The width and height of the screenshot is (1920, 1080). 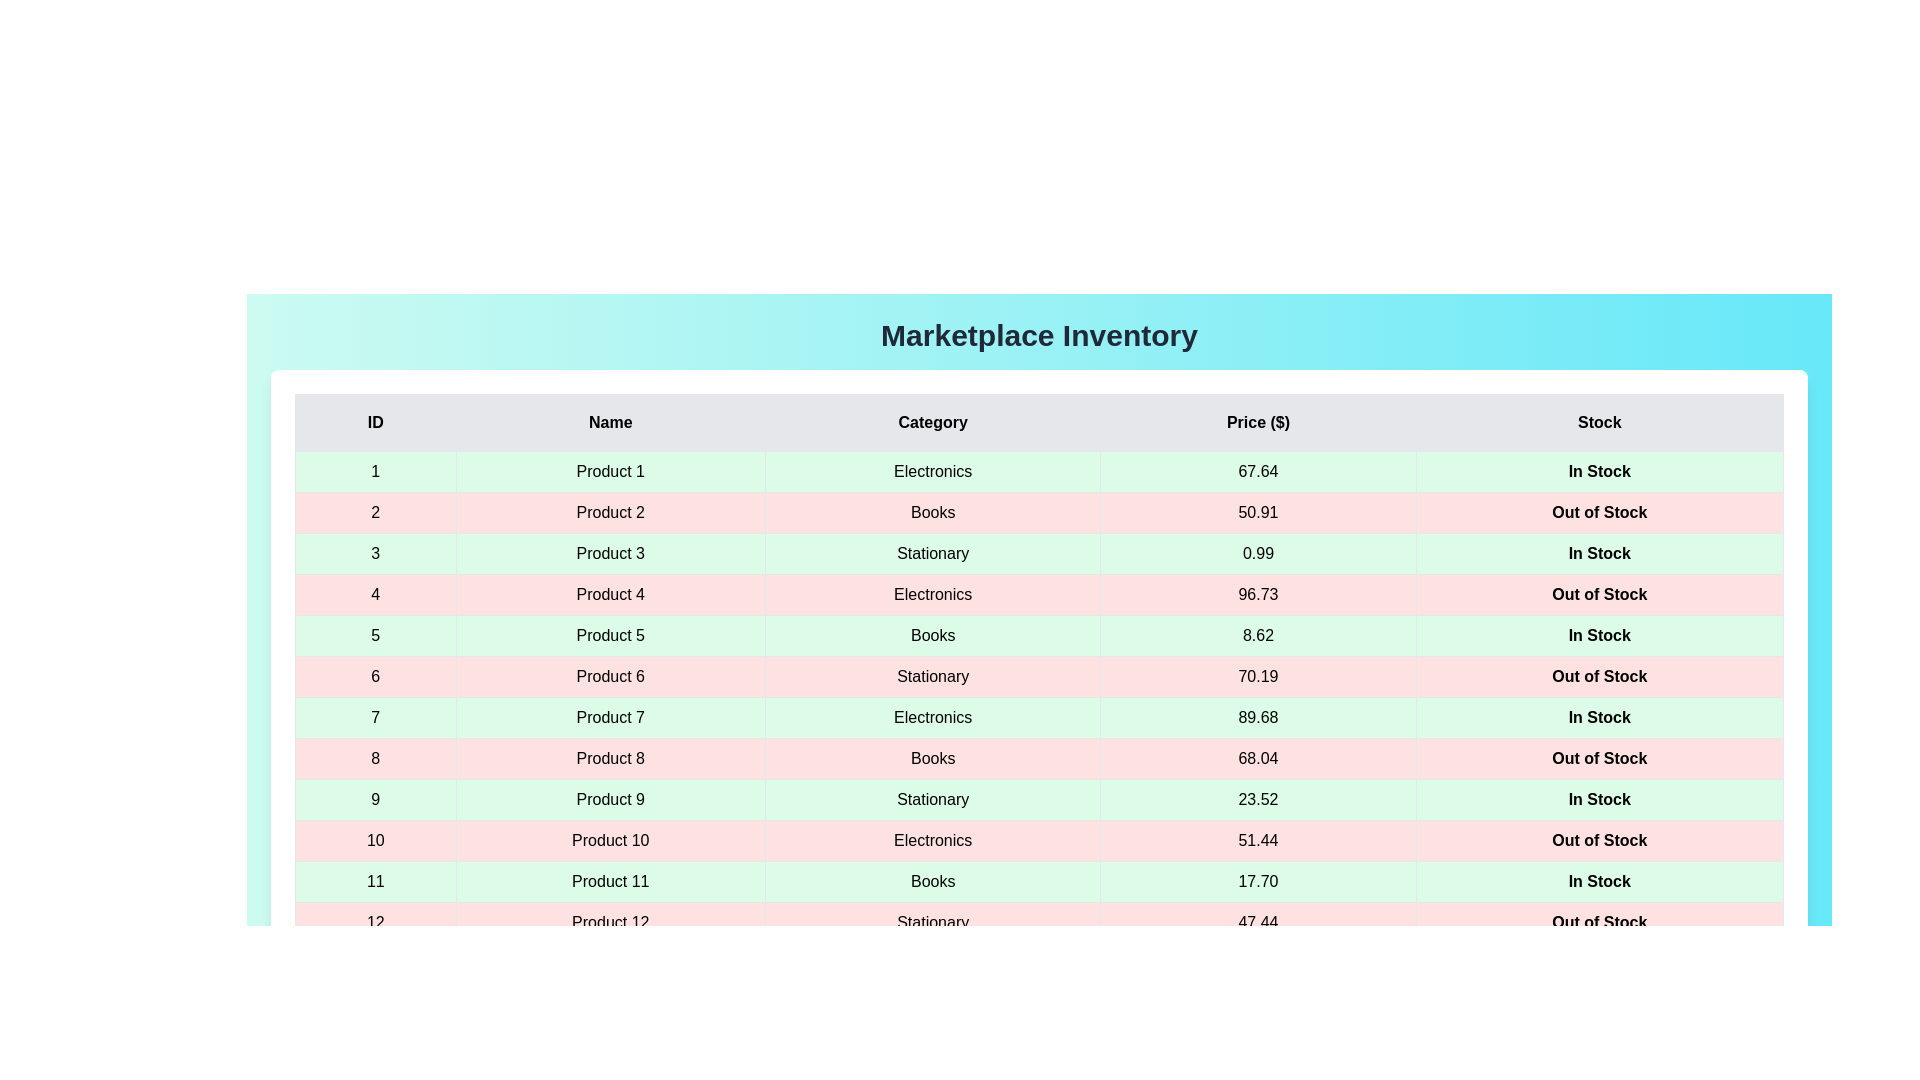 I want to click on the column header labeled 'Price ($)' to sort the table by that column, so click(x=1257, y=422).